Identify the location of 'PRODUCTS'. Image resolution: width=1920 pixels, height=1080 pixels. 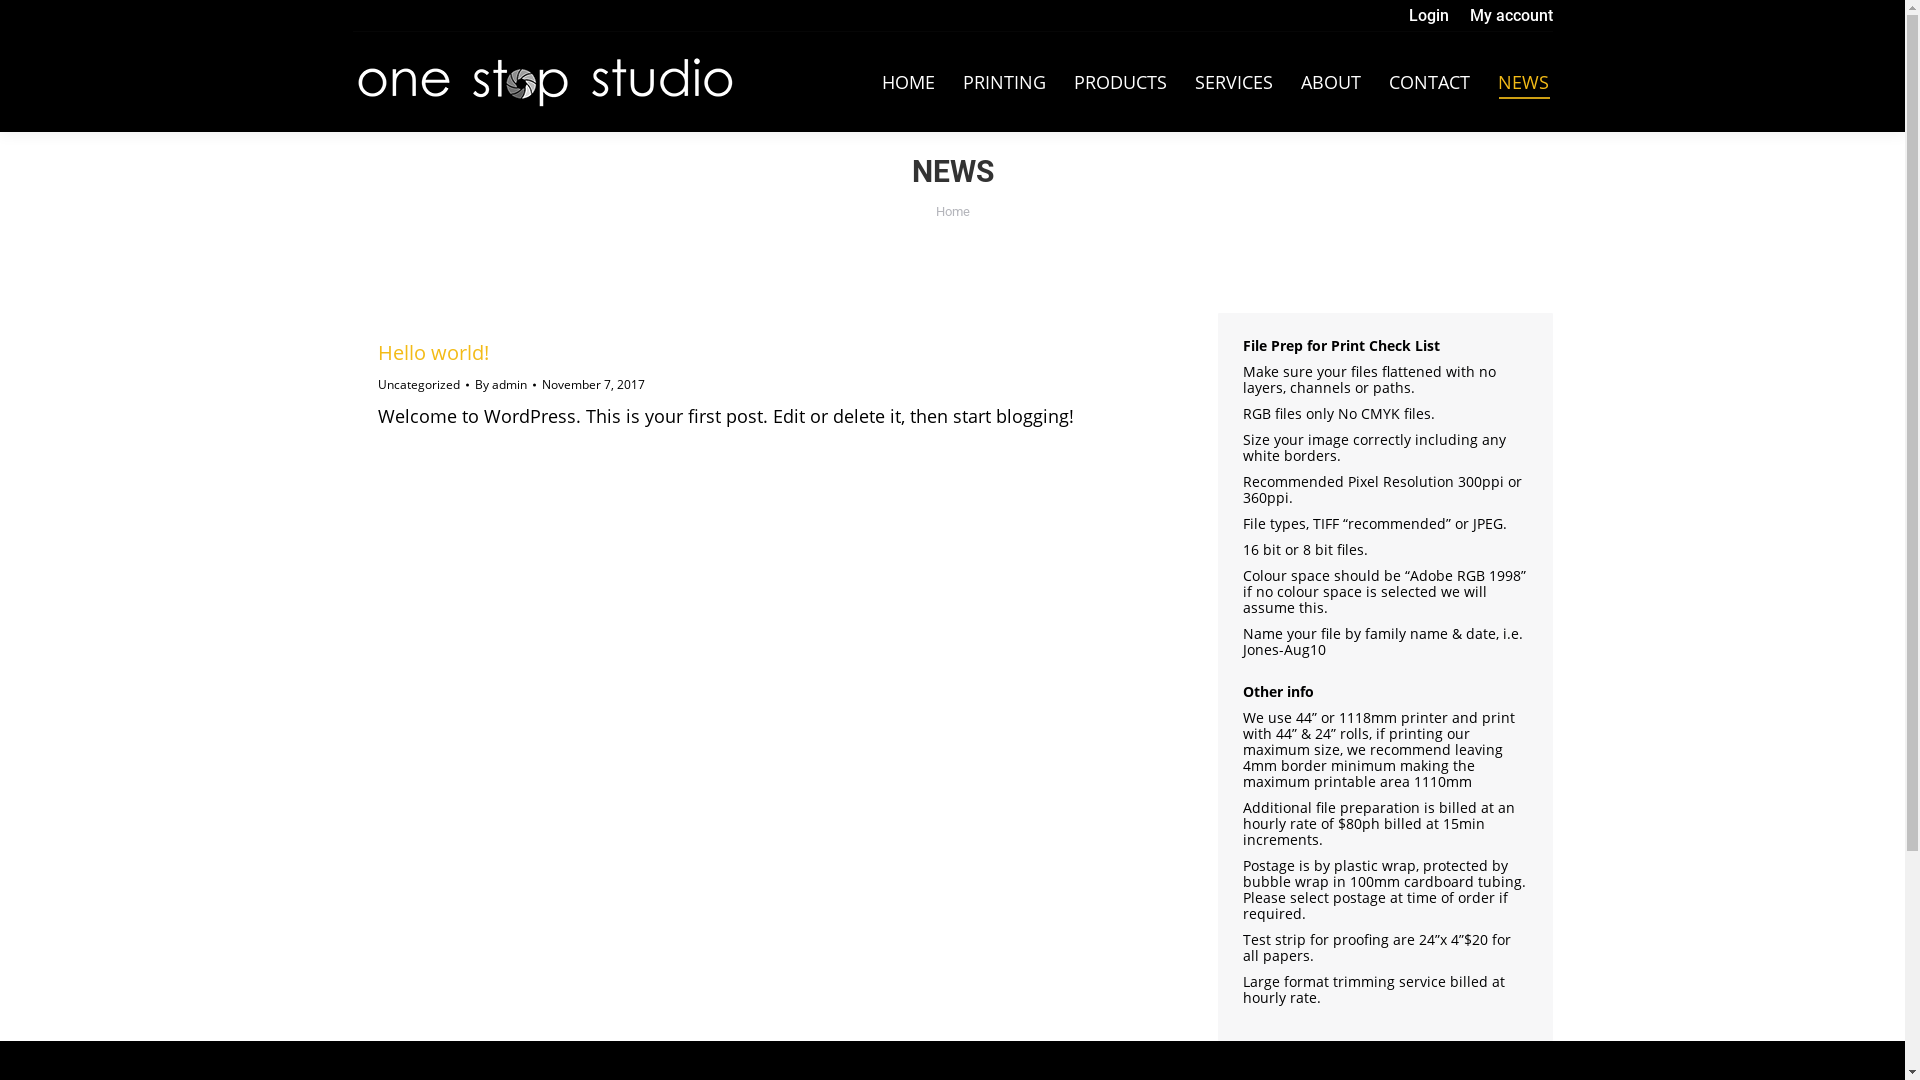
(1120, 80).